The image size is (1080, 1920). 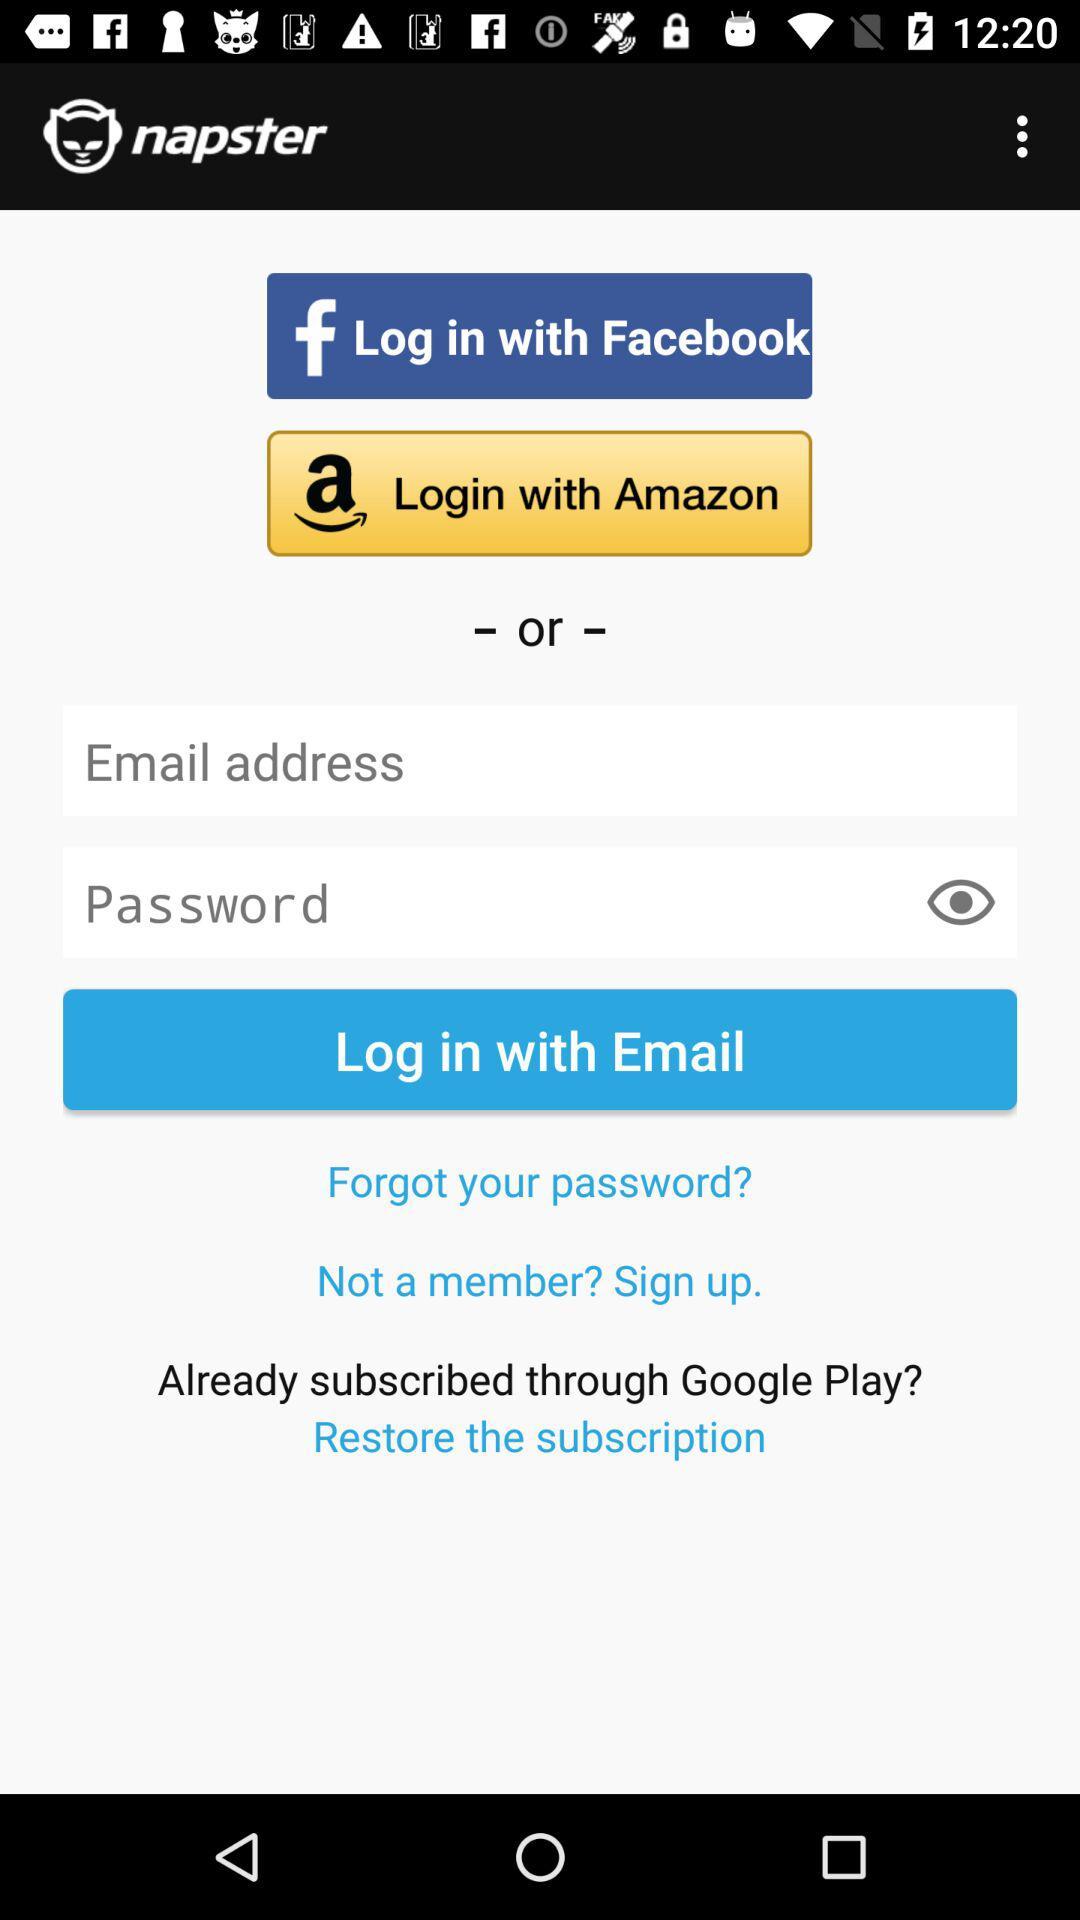 I want to click on not a member, so click(x=540, y=1278).